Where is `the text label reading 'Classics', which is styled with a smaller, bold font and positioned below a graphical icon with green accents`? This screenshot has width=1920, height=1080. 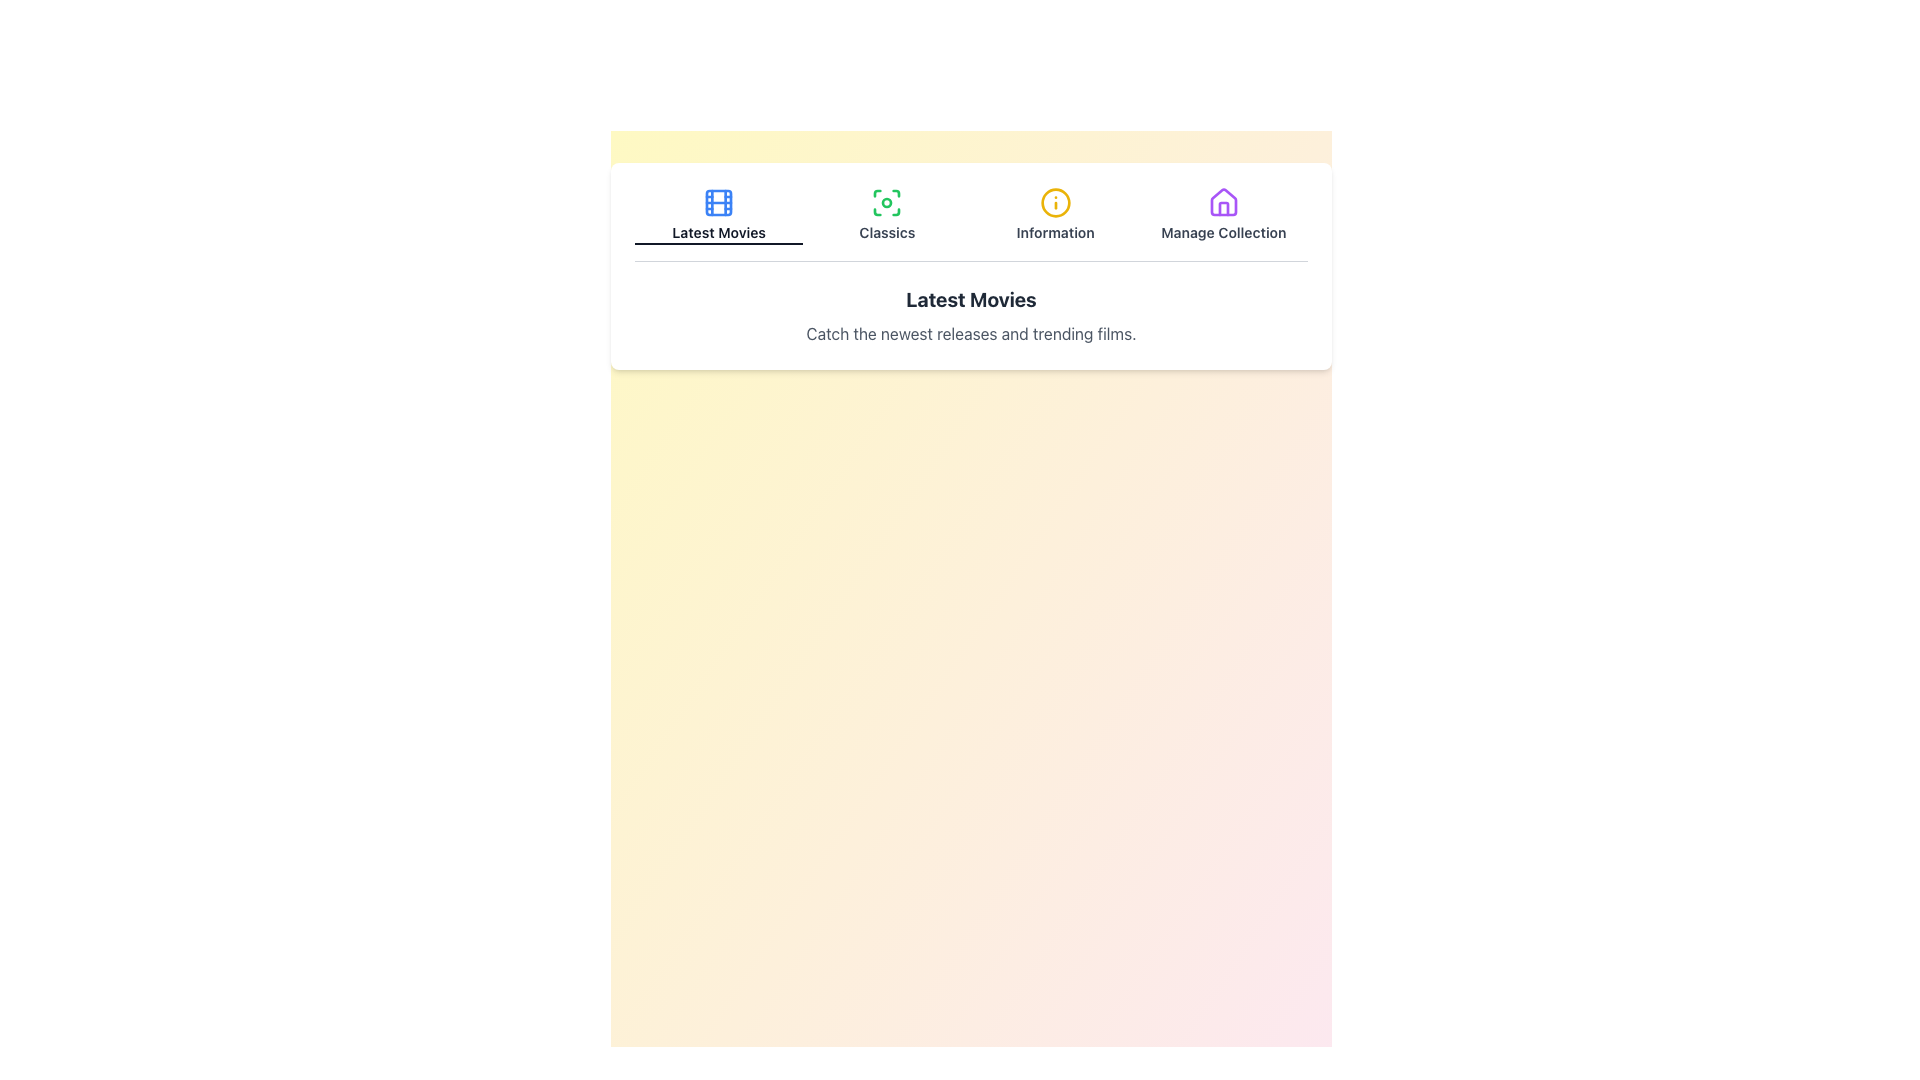 the text label reading 'Classics', which is styled with a smaller, bold font and positioned below a graphical icon with green accents is located at coordinates (886, 231).